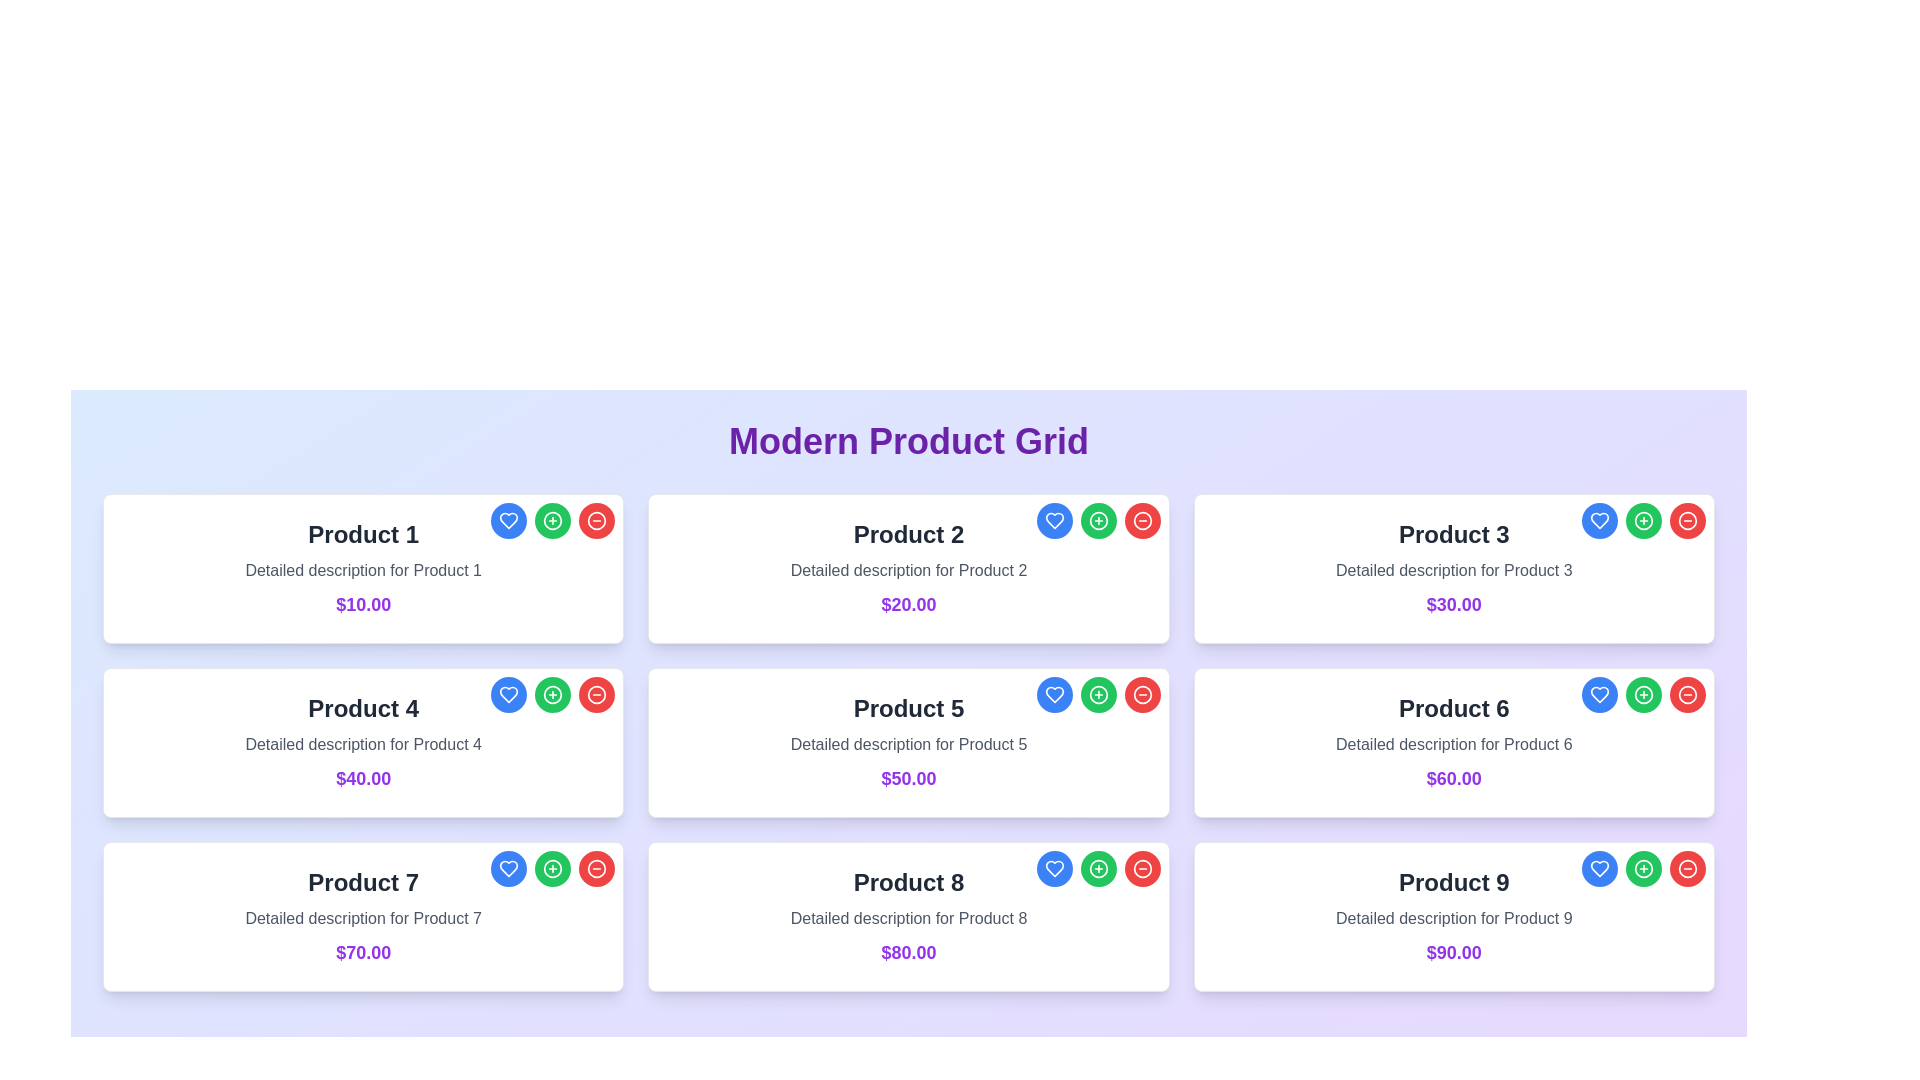 This screenshot has width=1920, height=1080. Describe the element at coordinates (1454, 778) in the screenshot. I see `price value displayed in the text label located at the bottom of the product card for 'Product 6', which is in the second row and third column of the product grid` at that location.